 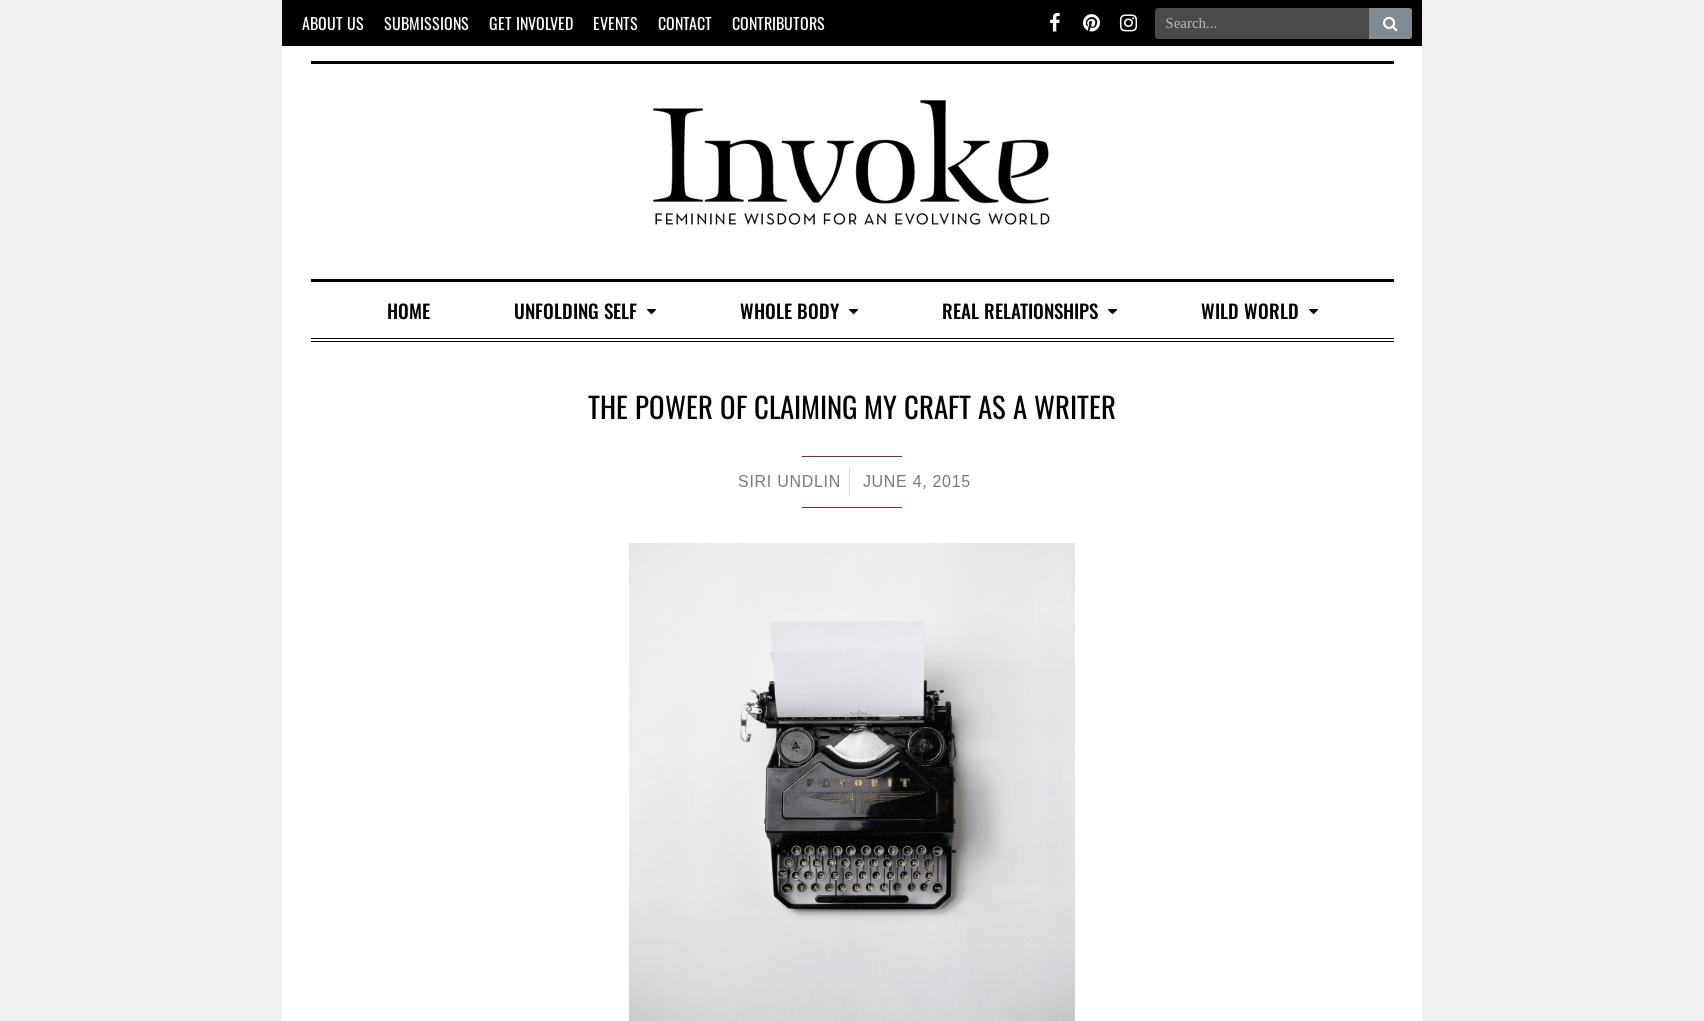 I want to click on 'Join the Sisterhood', so click(x=291, y=743).